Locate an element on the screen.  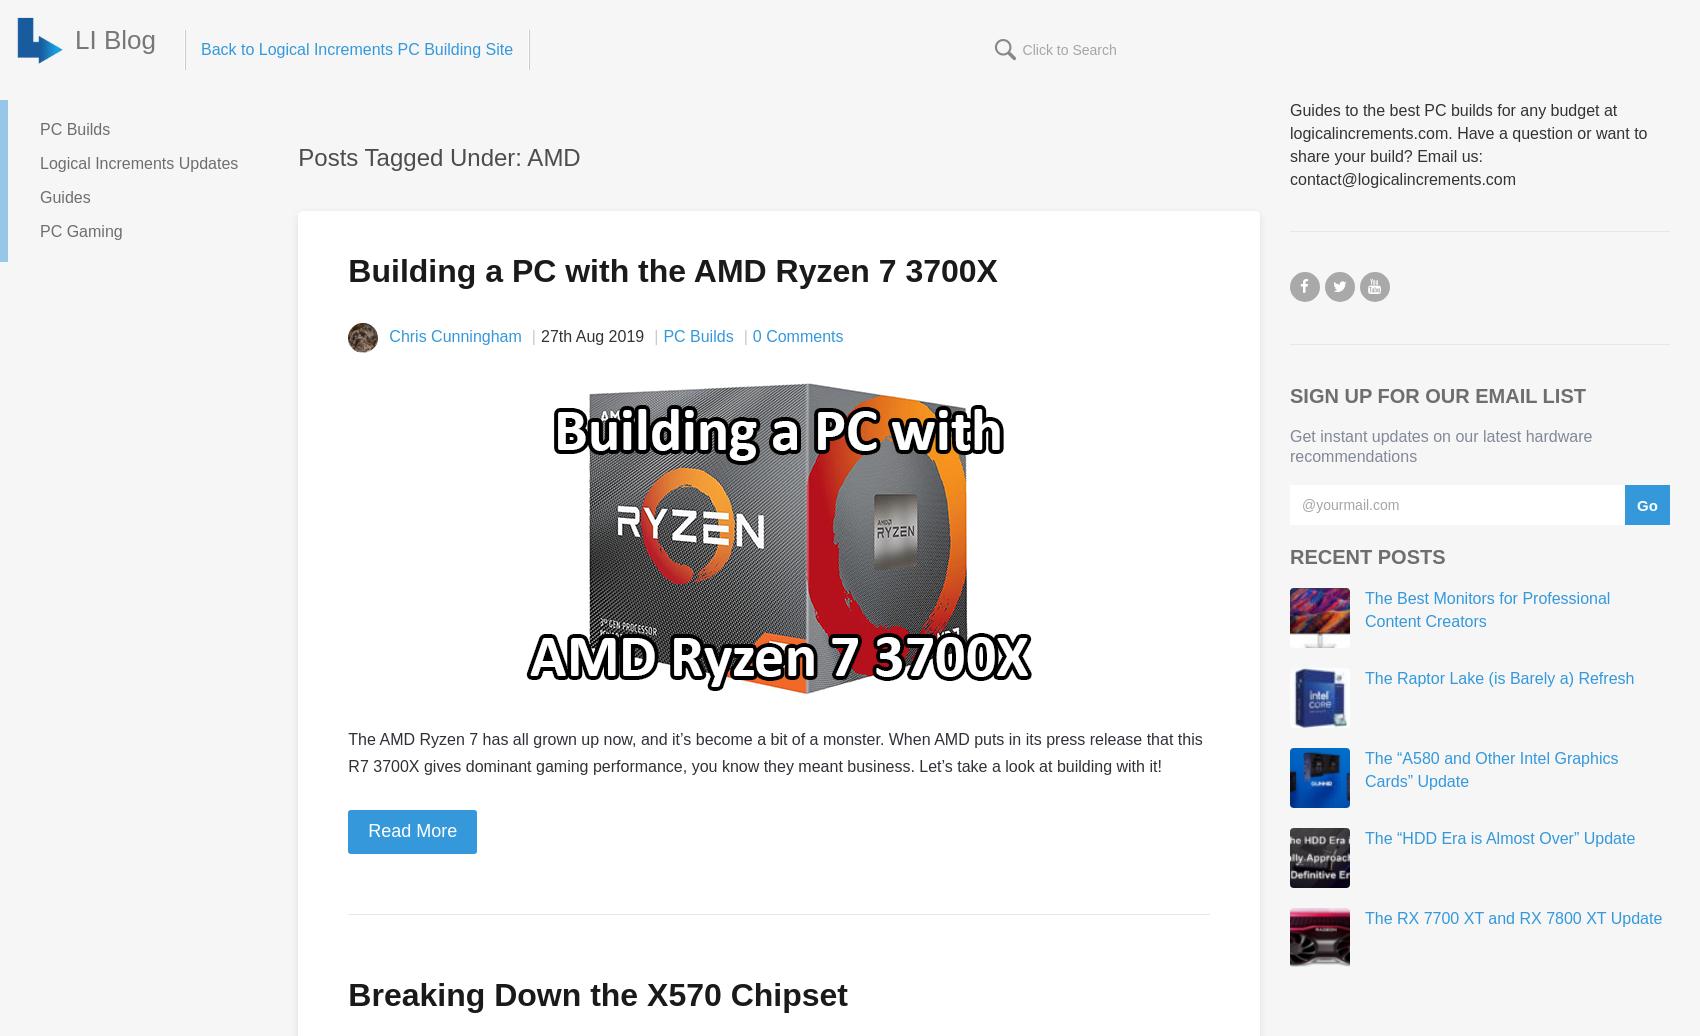
'Breaking Down the X570 Chipset' is located at coordinates (597, 994).